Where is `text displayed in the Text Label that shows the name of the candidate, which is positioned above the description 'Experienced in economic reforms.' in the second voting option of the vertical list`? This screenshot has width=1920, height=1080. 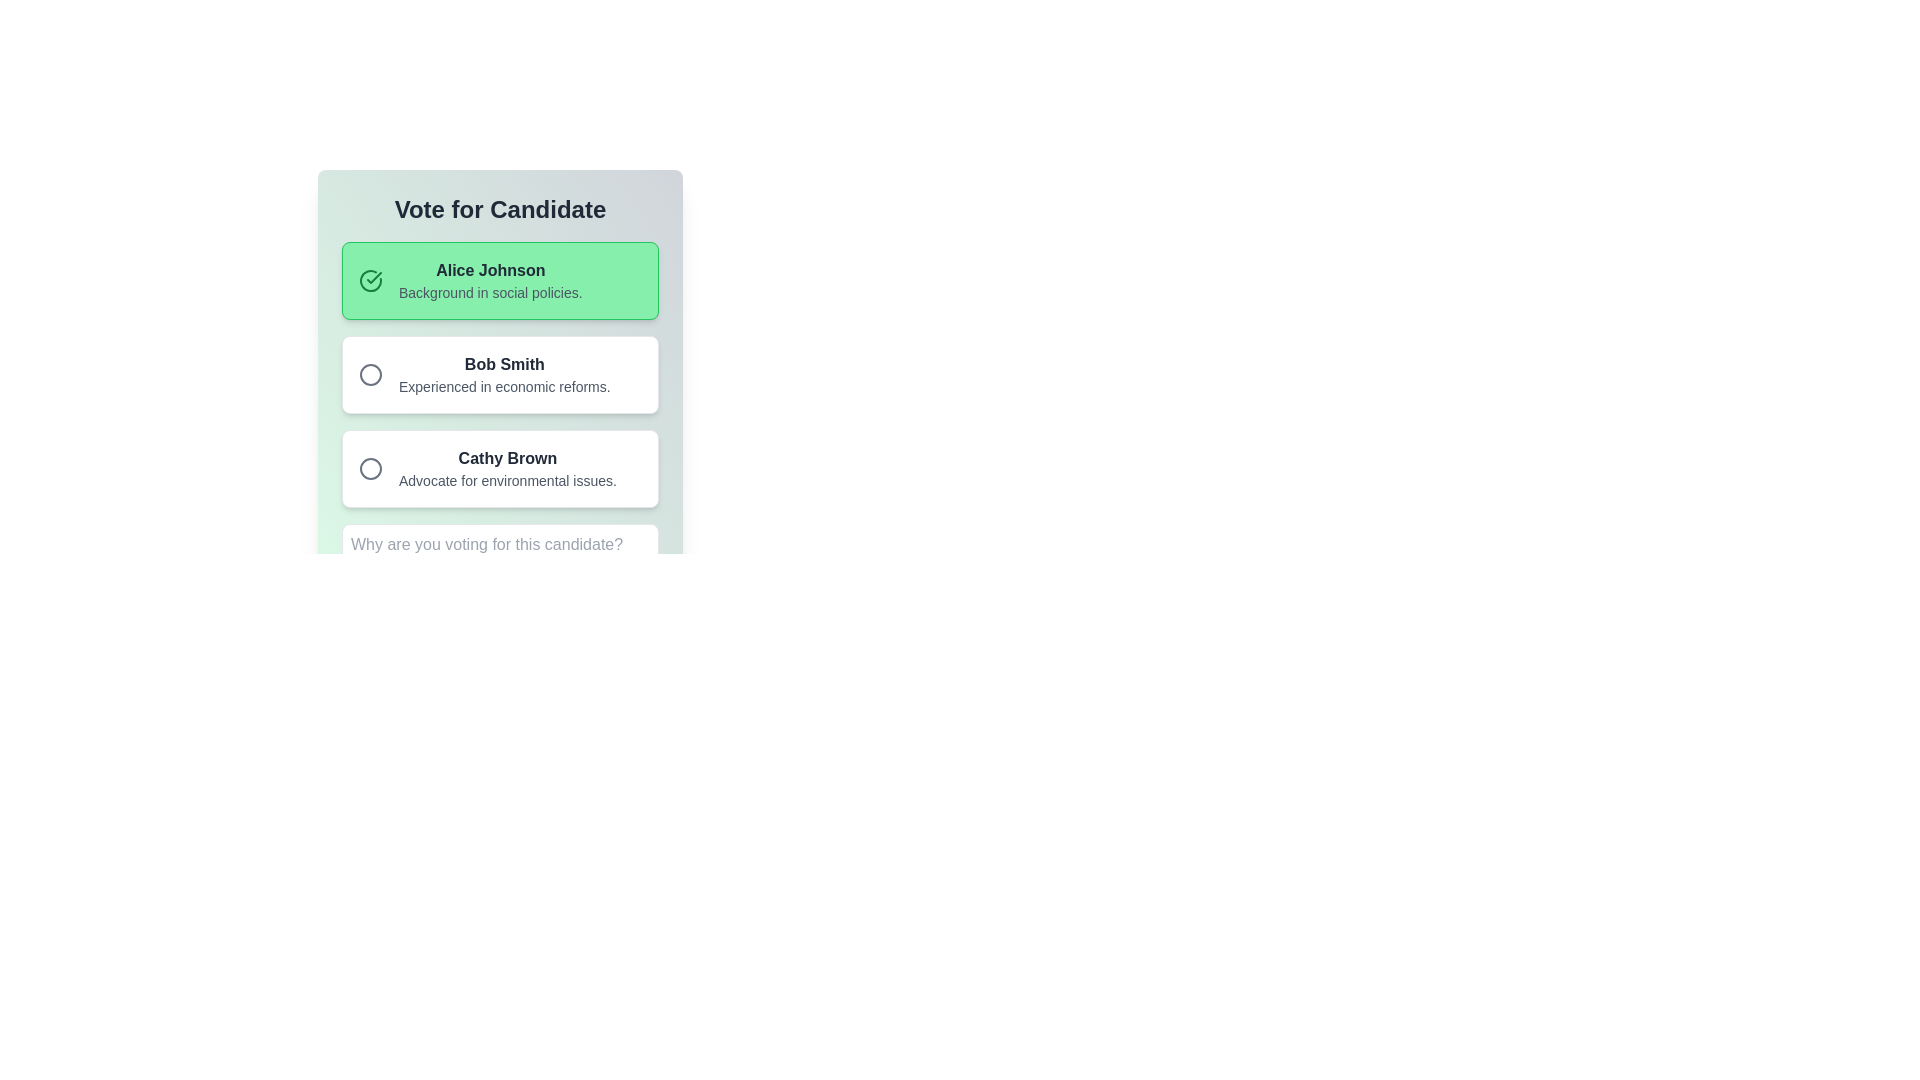
text displayed in the Text Label that shows the name of the candidate, which is positioned above the description 'Experienced in economic reforms.' in the second voting option of the vertical list is located at coordinates (504, 365).